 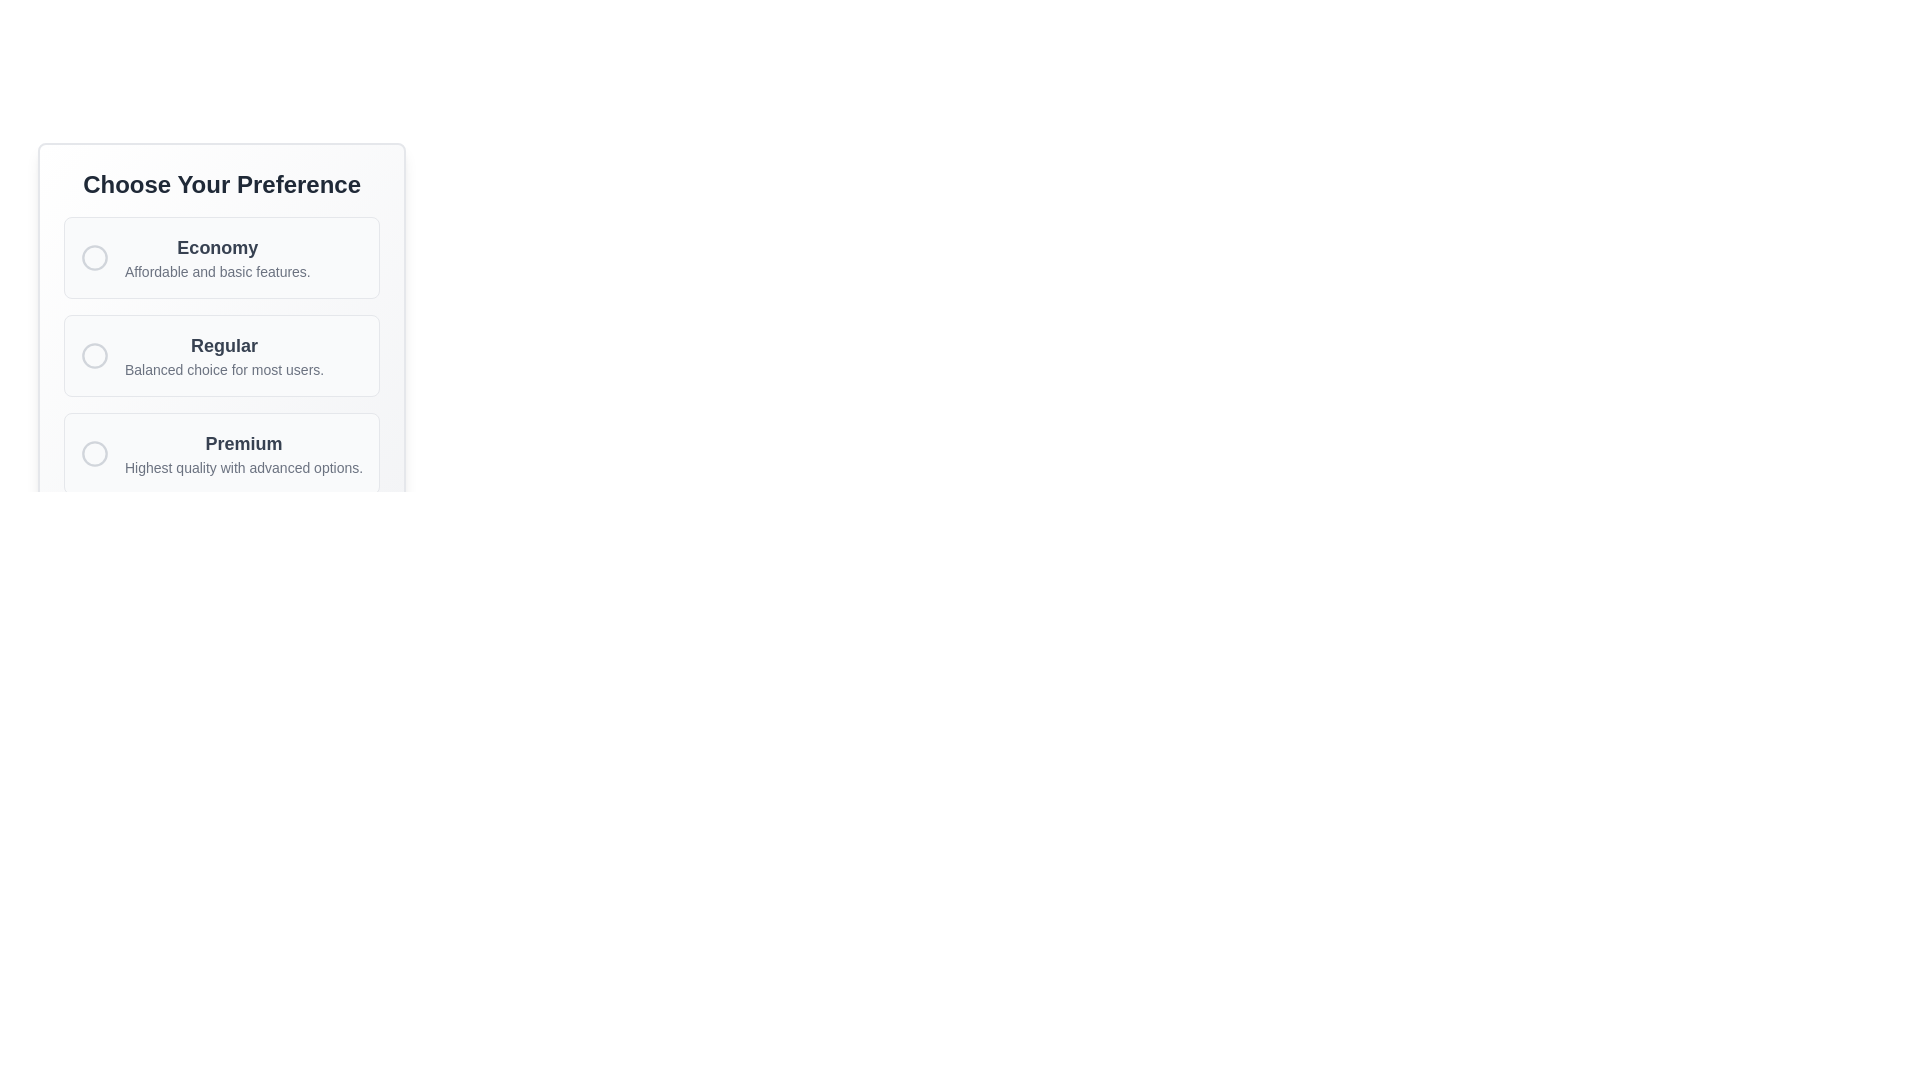 What do you see at coordinates (224, 354) in the screenshot?
I see `the 'Regular' text label which is the second choice option in the selection list under 'Choose Your Preference'` at bounding box center [224, 354].